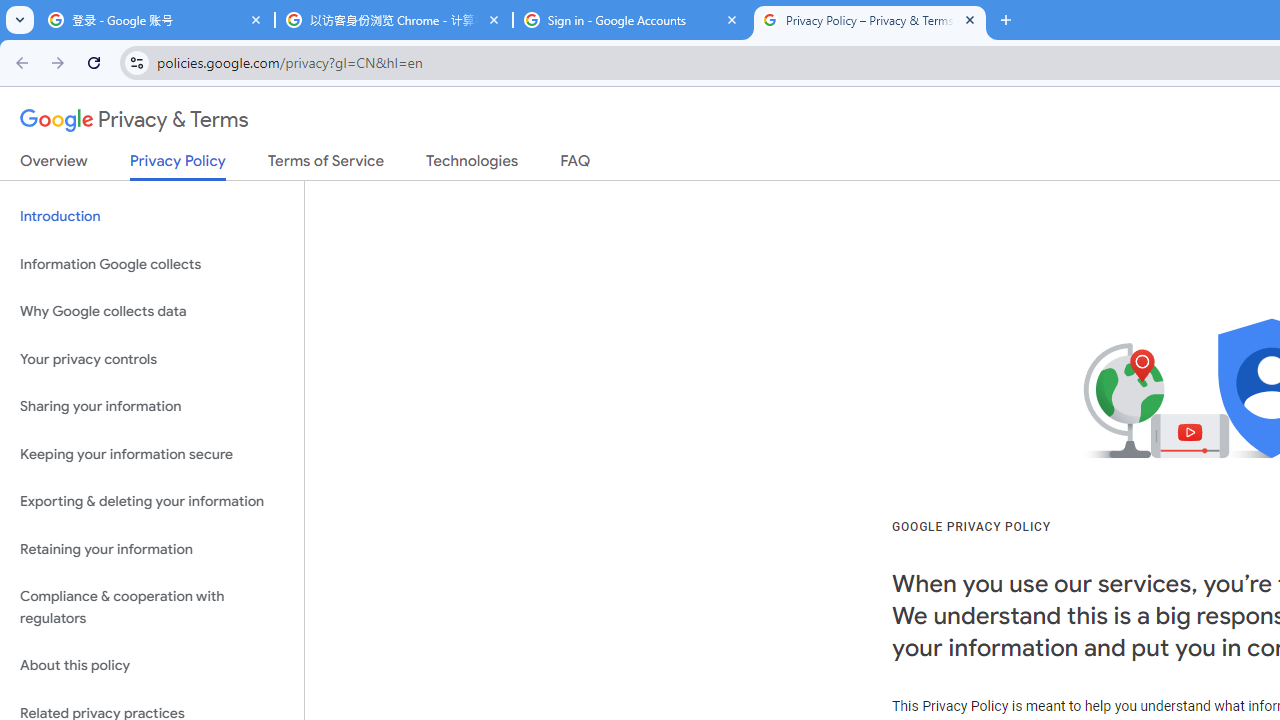 The image size is (1280, 720). What do you see at coordinates (631, 20) in the screenshot?
I see `'Sign in - Google Accounts'` at bounding box center [631, 20].